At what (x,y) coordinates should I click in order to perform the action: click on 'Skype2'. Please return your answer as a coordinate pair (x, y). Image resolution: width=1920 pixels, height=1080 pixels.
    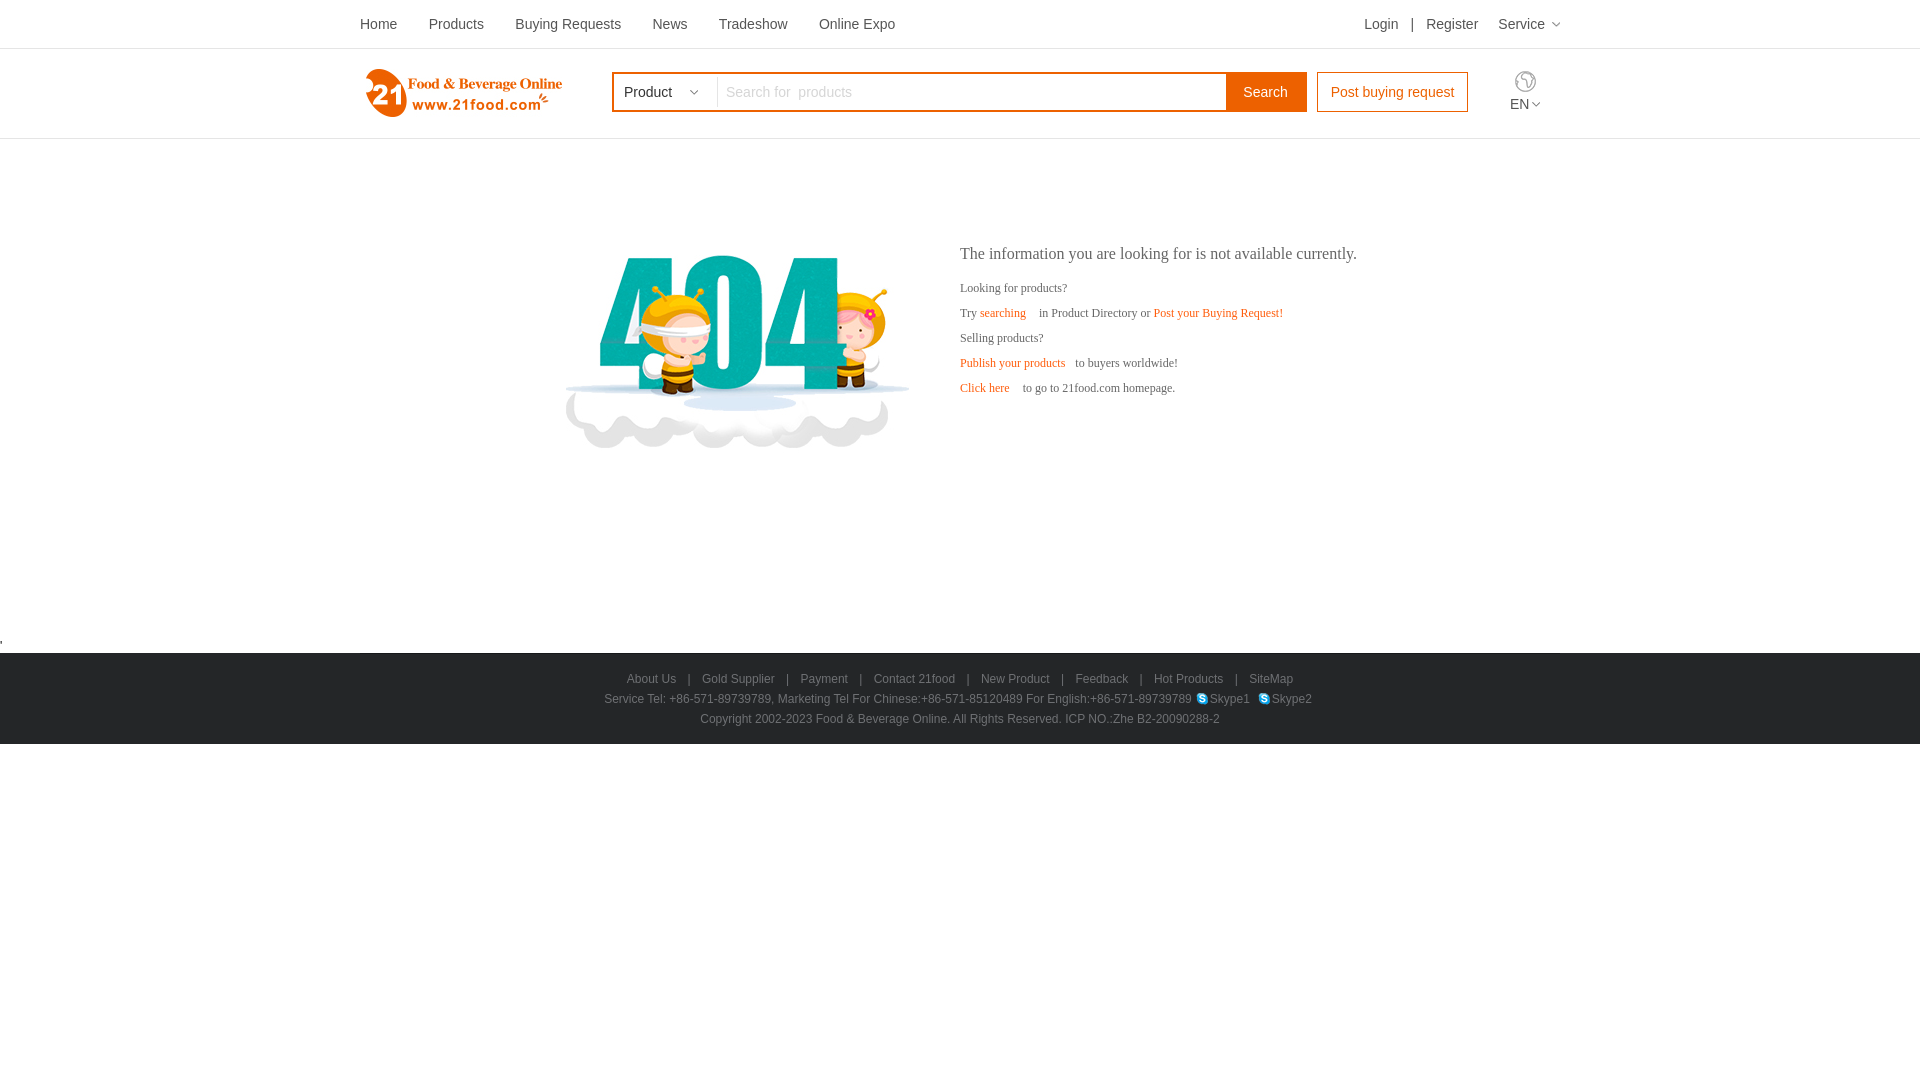
    Looking at the image, I should click on (1285, 697).